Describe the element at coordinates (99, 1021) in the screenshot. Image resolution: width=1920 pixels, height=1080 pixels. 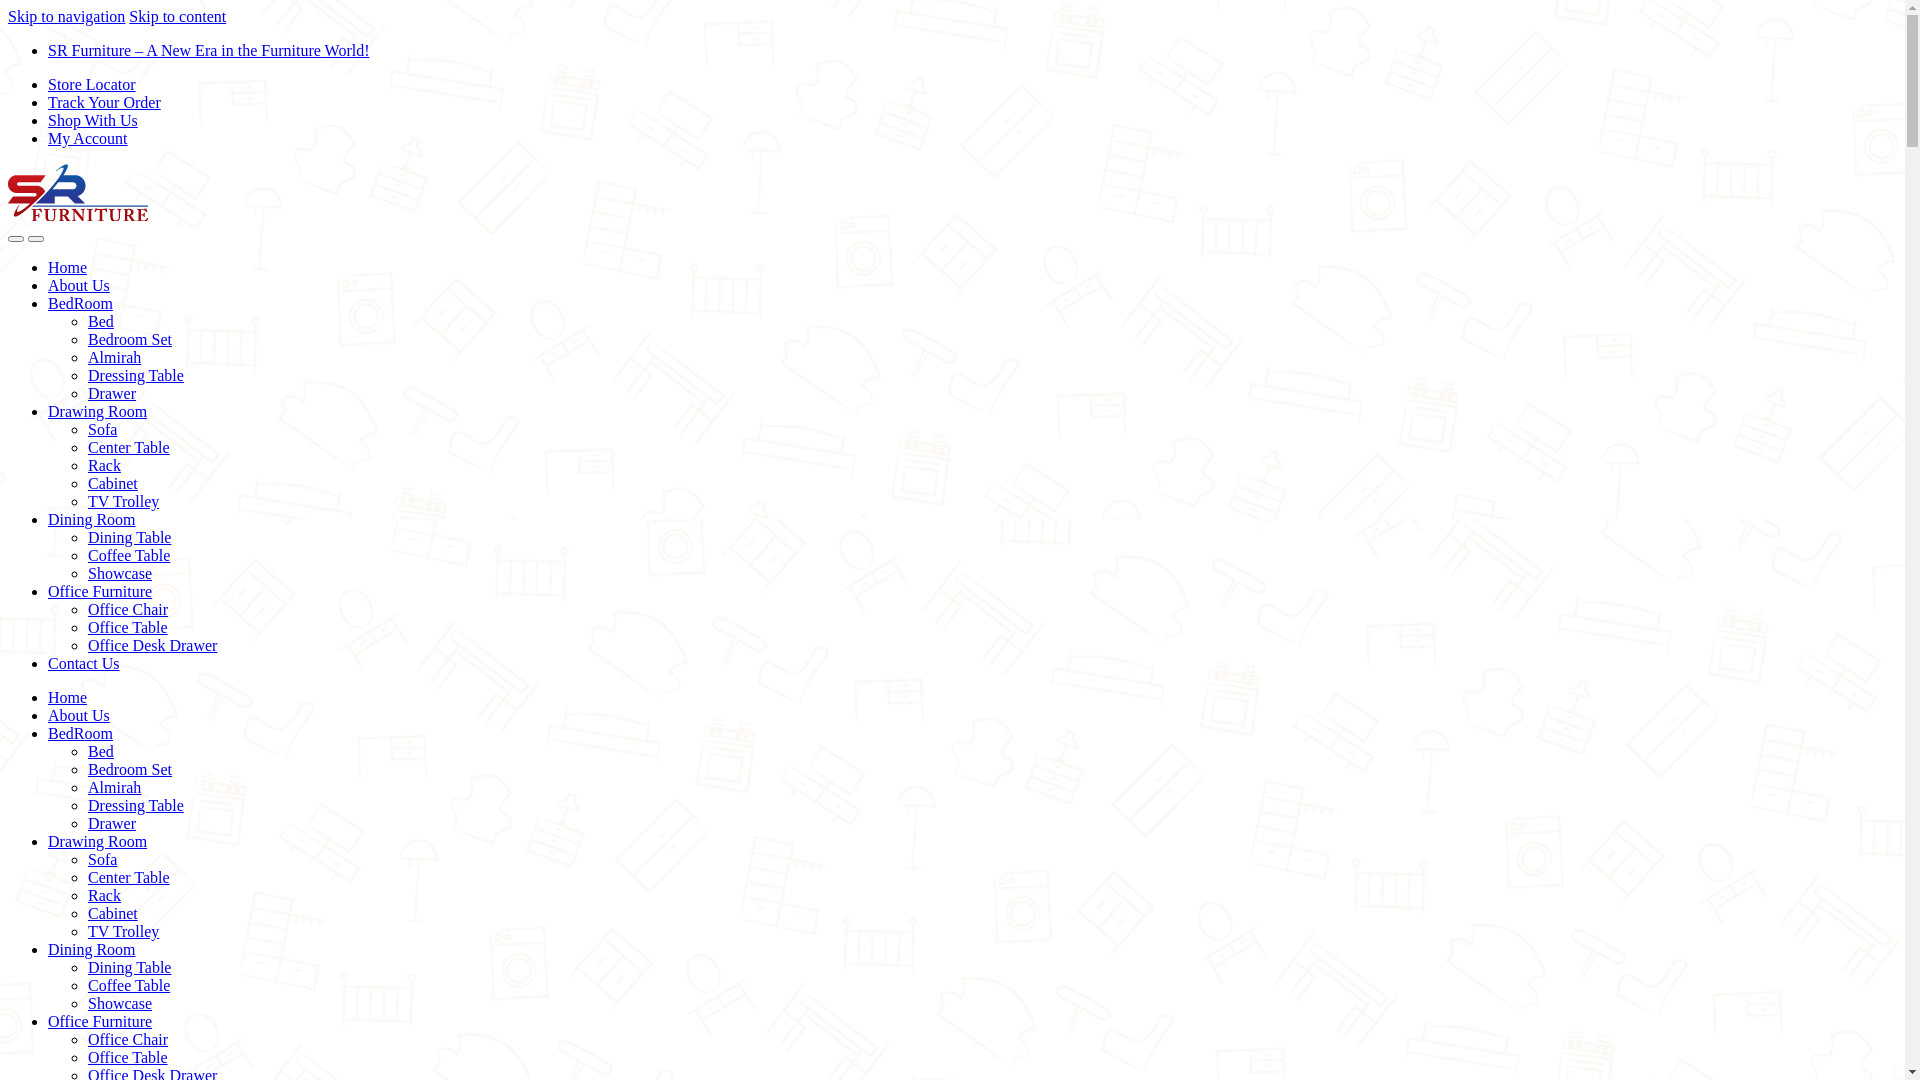
I see `'Office Furniture'` at that location.